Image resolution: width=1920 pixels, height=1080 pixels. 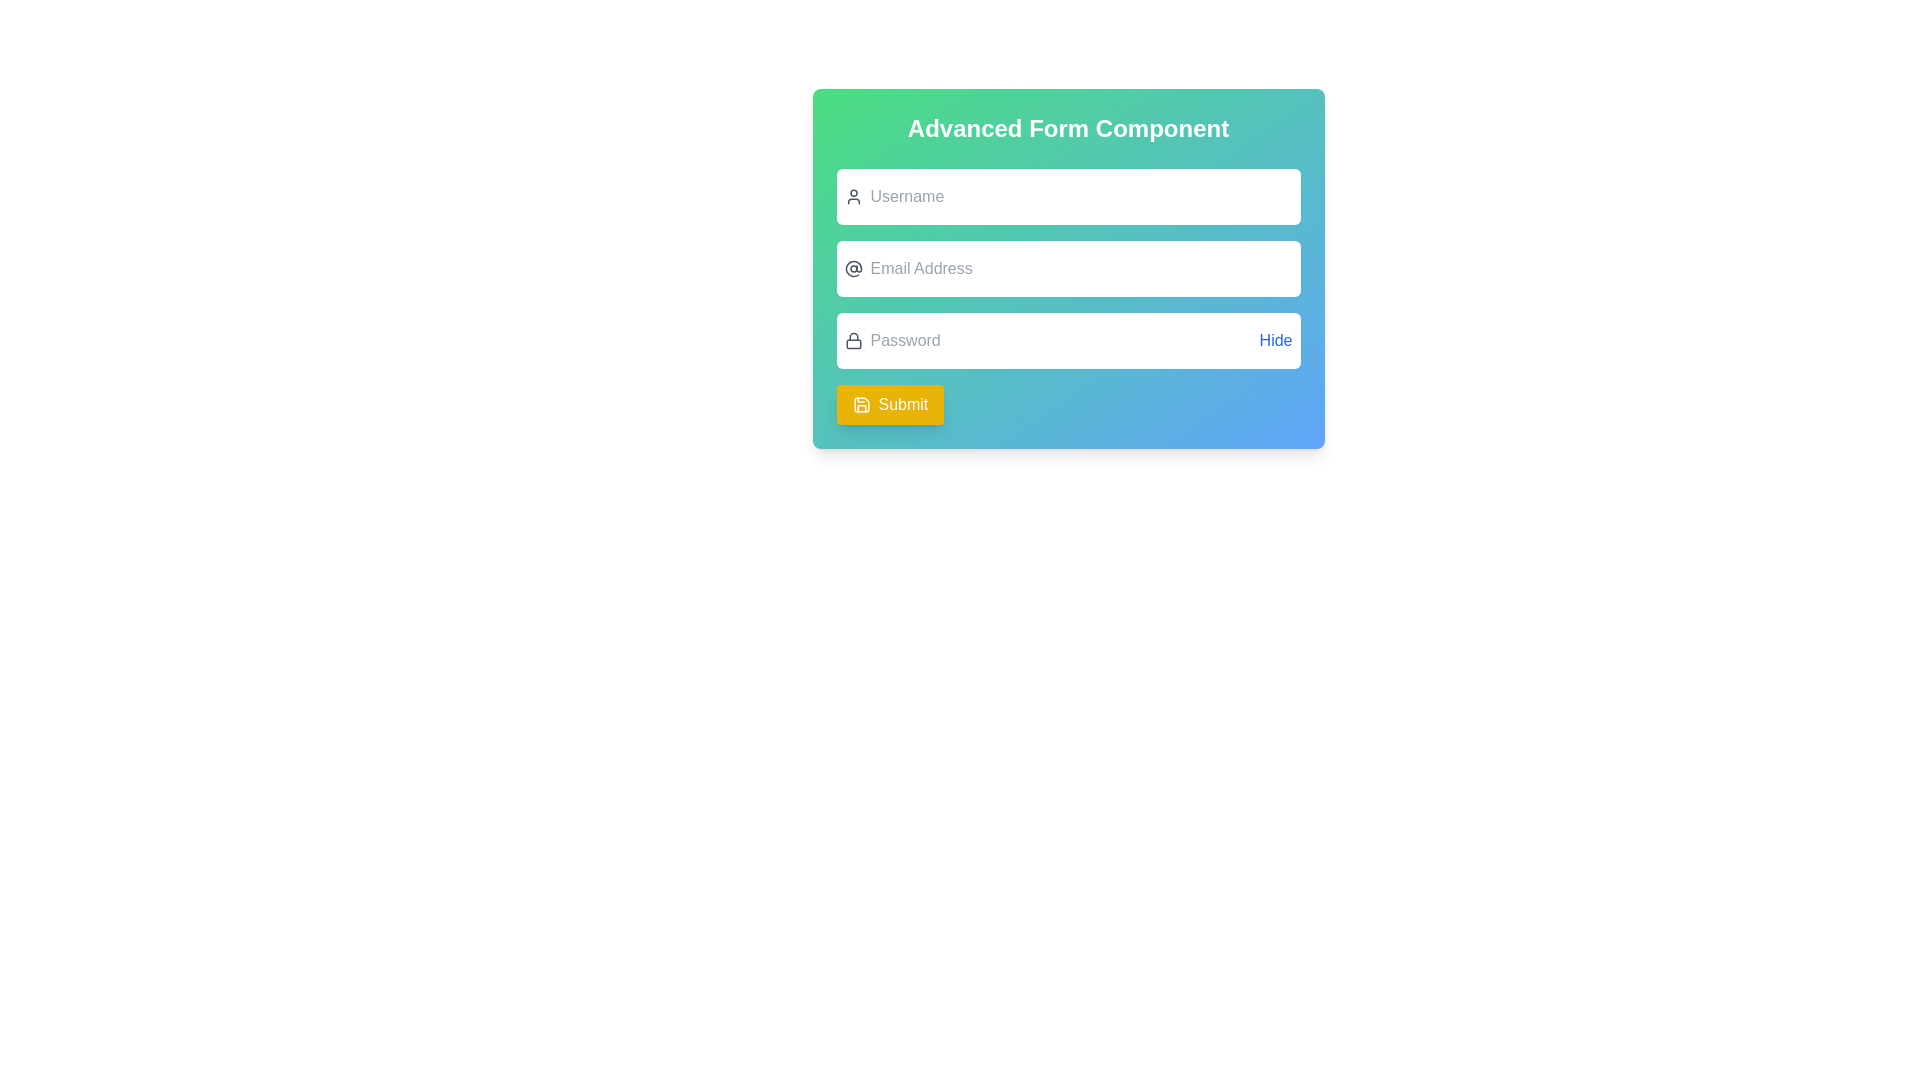 What do you see at coordinates (1067, 297) in the screenshot?
I see `the 'Email Address' input field within the 'Advanced Form Component'` at bounding box center [1067, 297].